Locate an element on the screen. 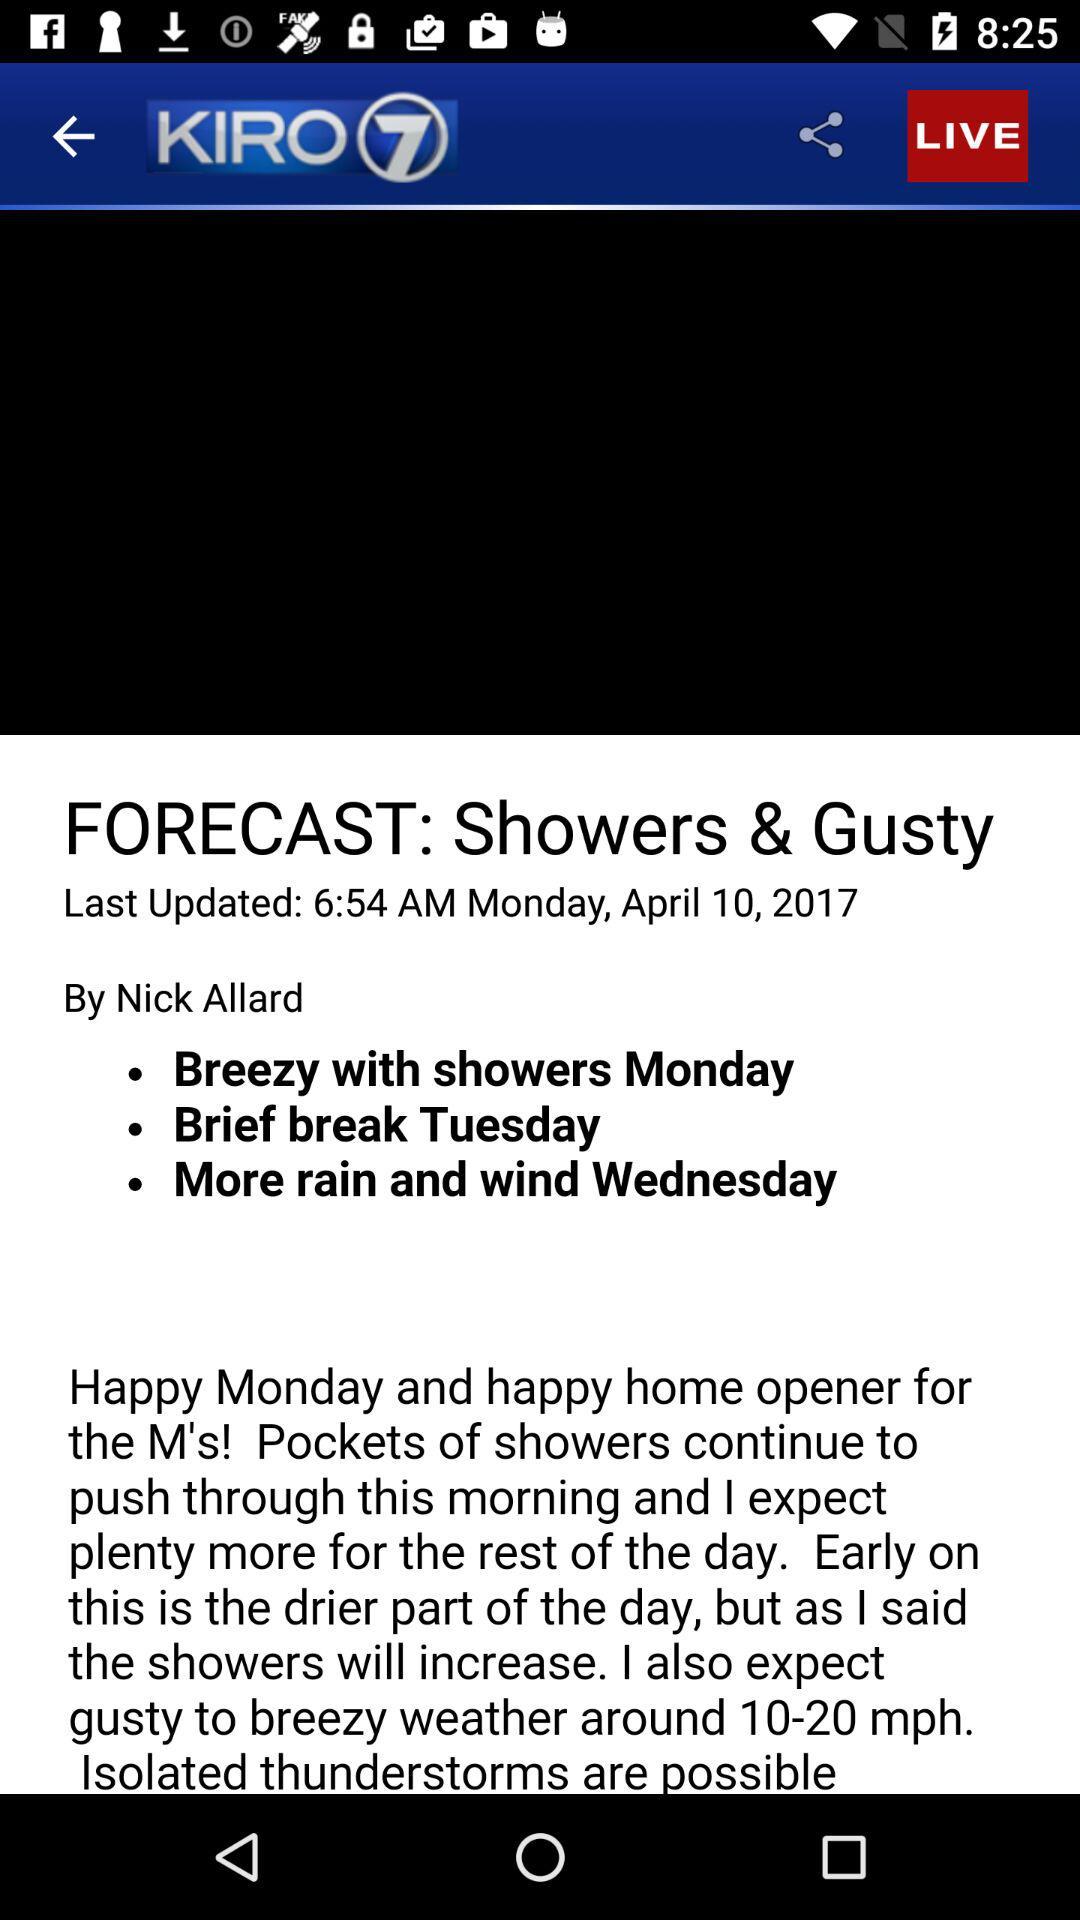  the videocam icon is located at coordinates (922, 1610).